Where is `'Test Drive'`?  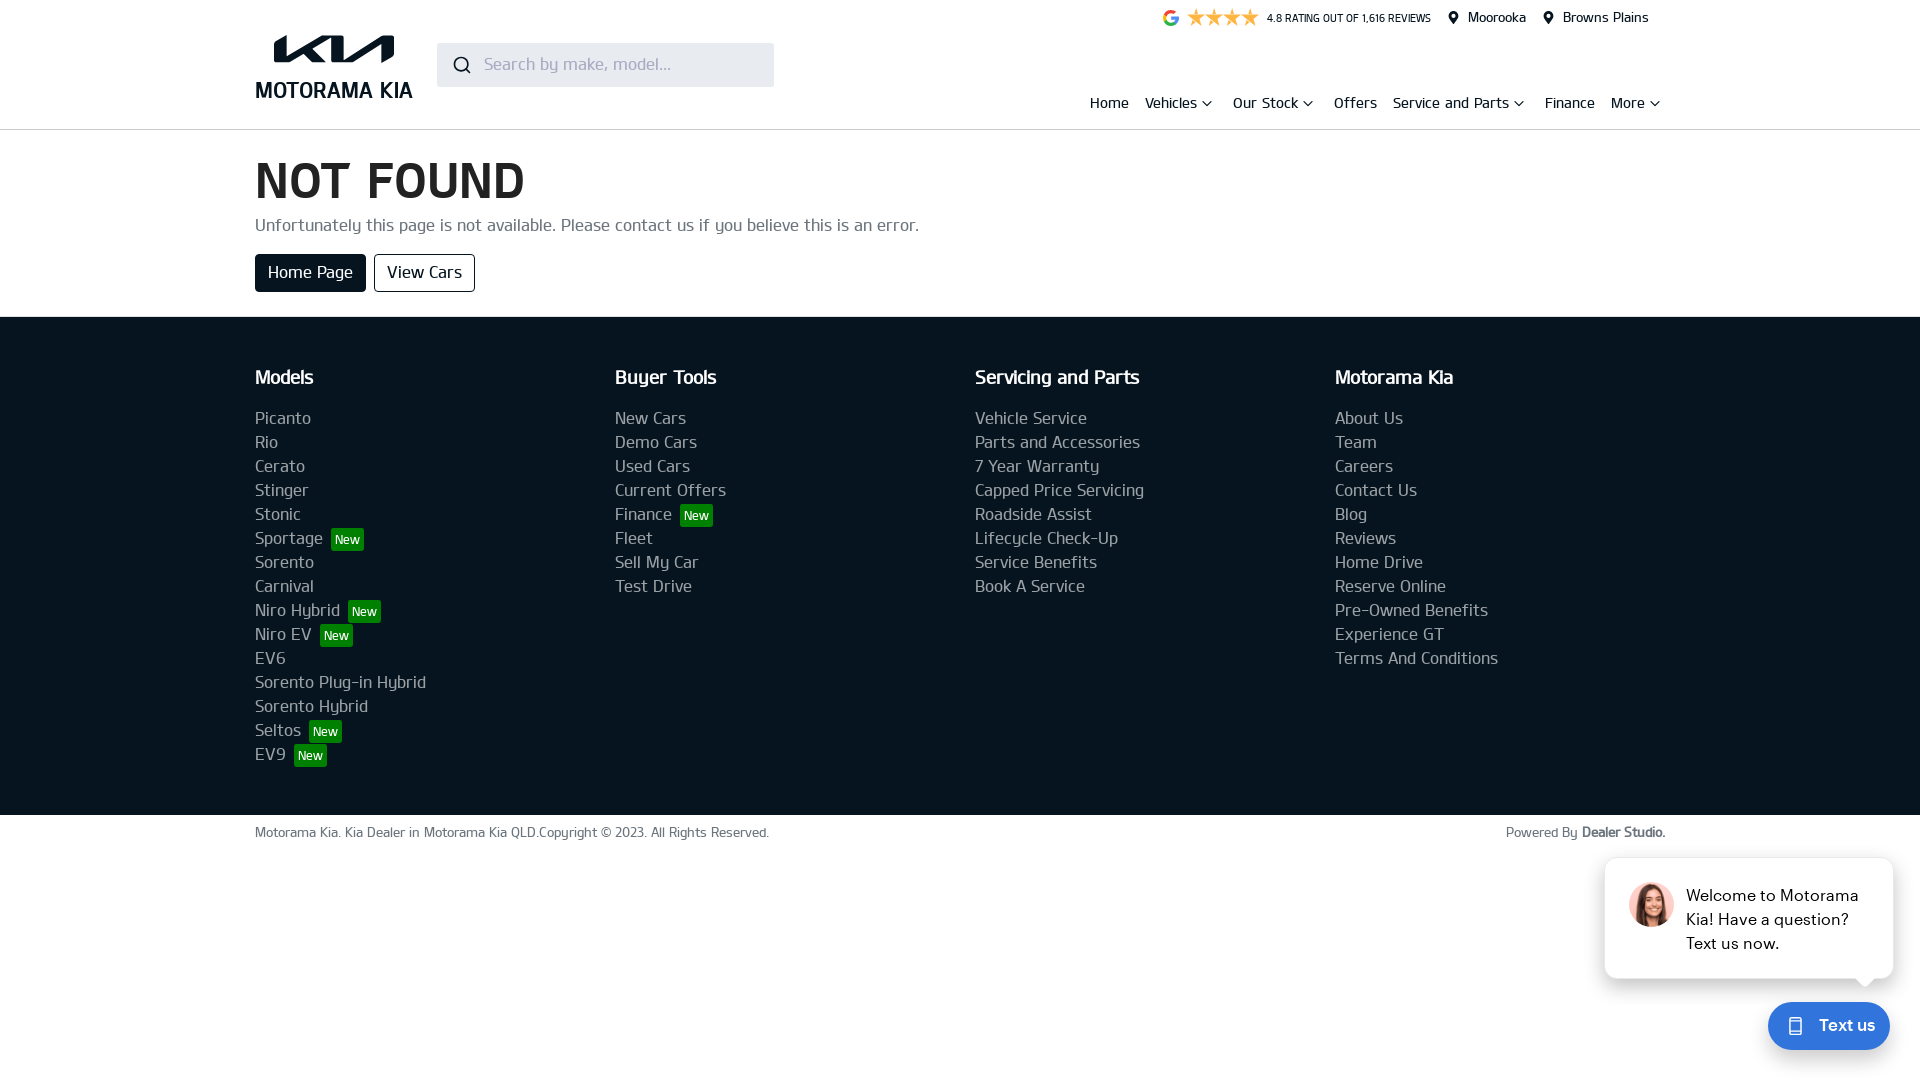 'Test Drive' is located at coordinates (653, 585).